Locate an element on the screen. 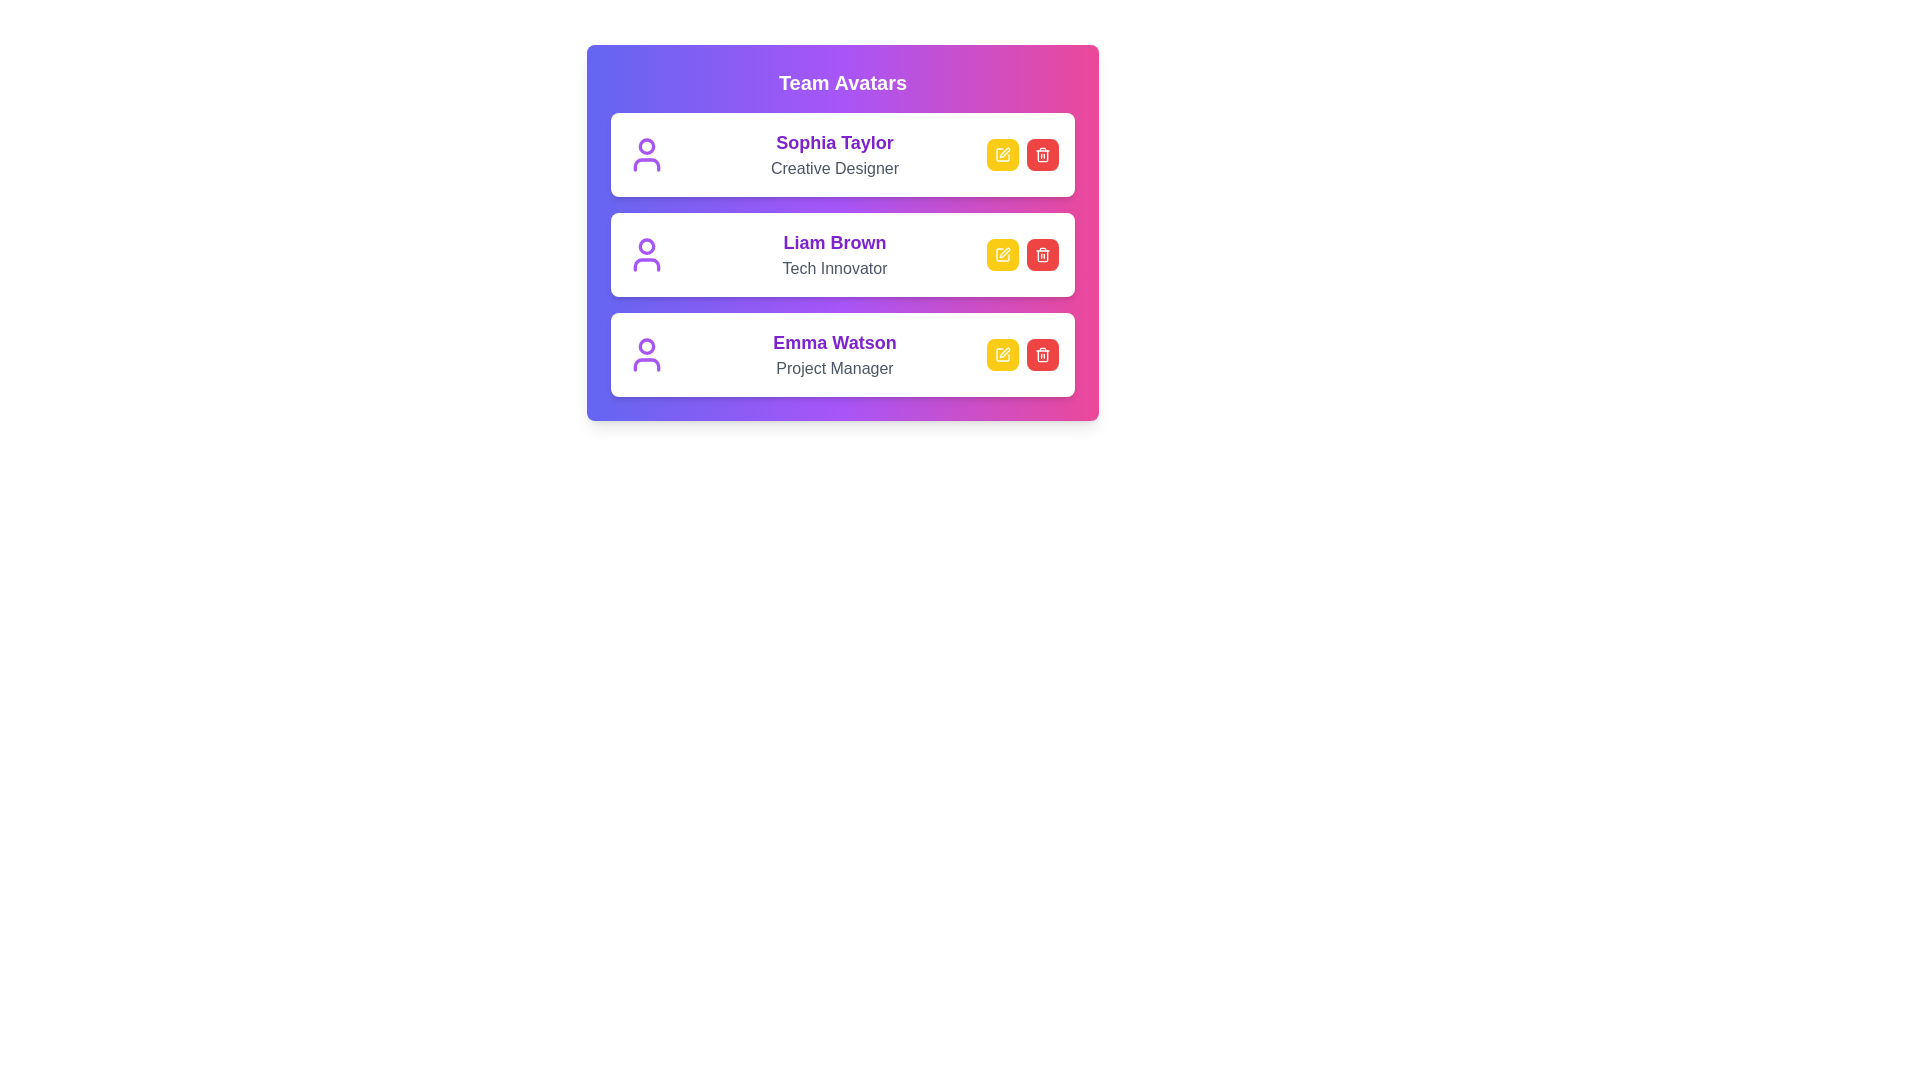 Image resolution: width=1920 pixels, height=1080 pixels. the square button with a bright yellow background and a white pen icon, which is located in the right section of the card for 'Emma Watson', next to the red delete button is located at coordinates (1003, 353).